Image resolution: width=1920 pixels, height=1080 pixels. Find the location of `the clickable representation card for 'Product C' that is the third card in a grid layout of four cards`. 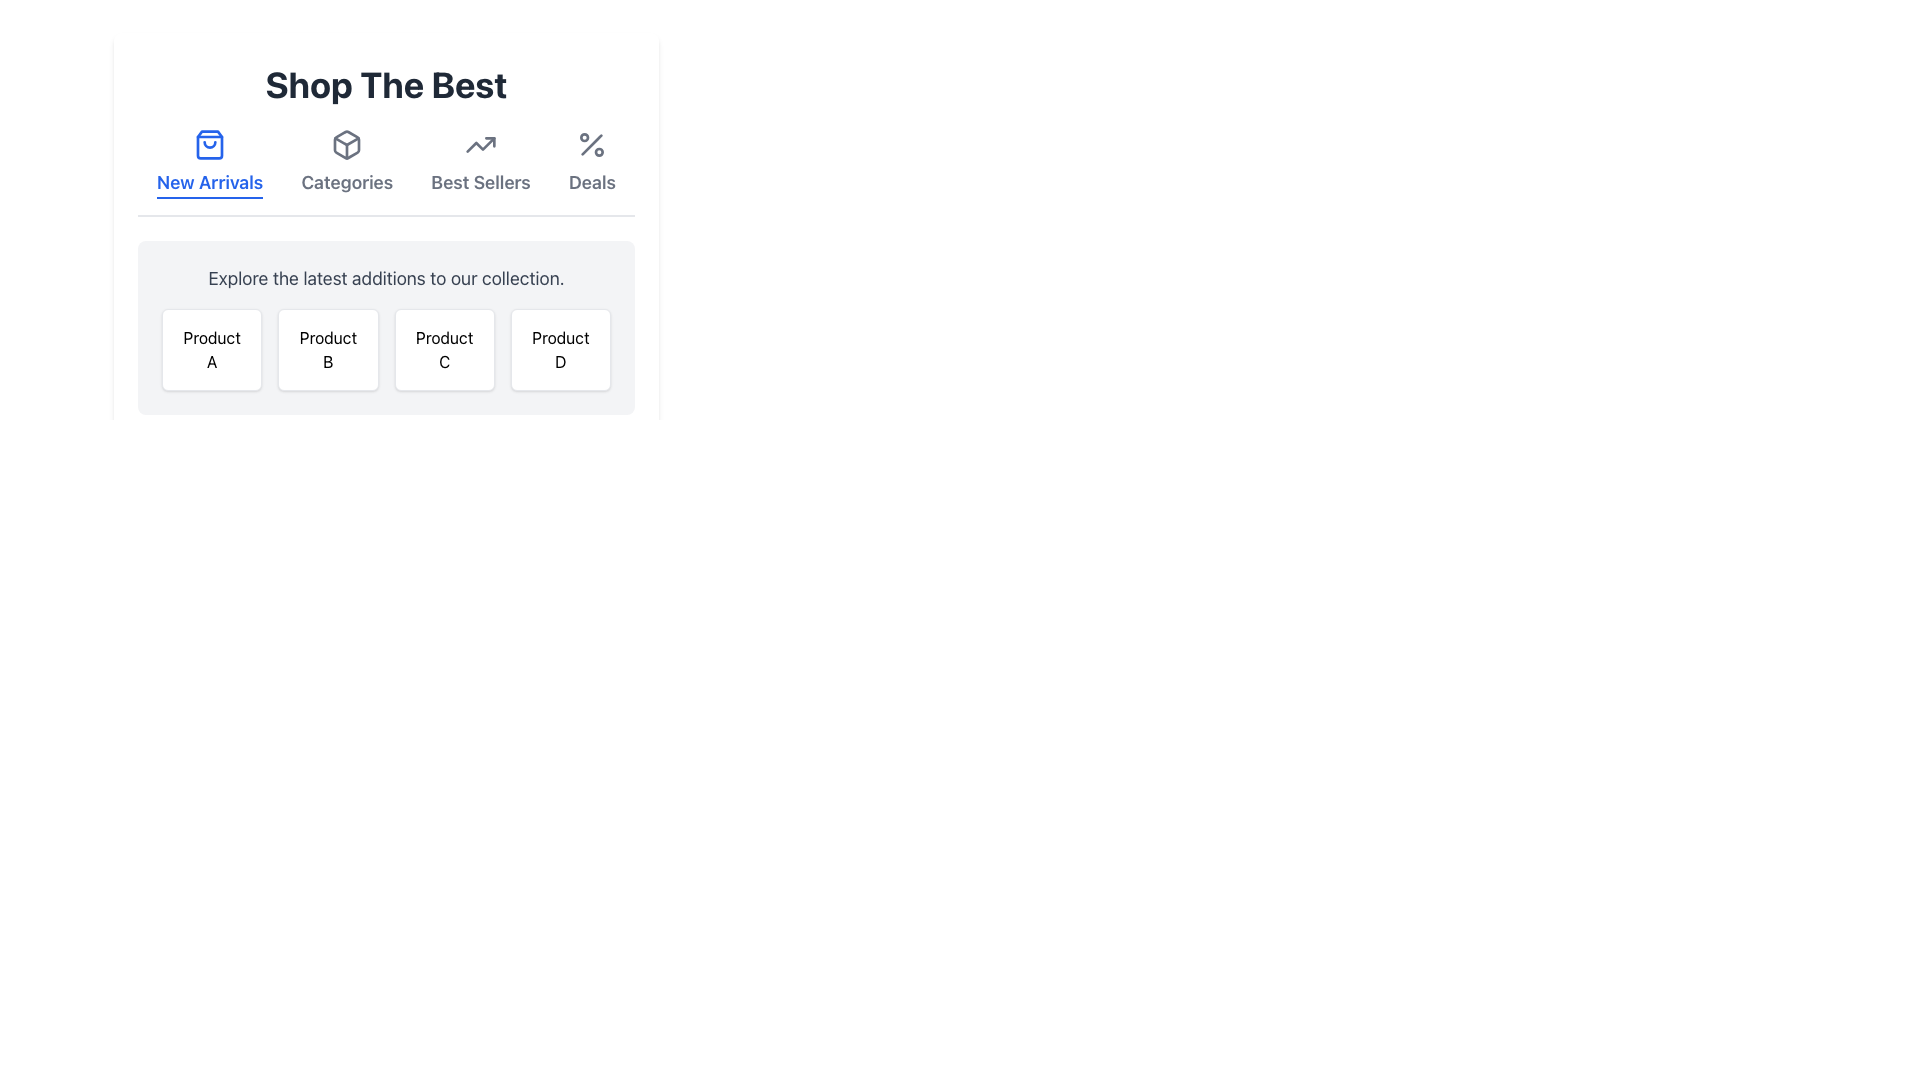

the clickable representation card for 'Product C' that is the third card in a grid layout of four cards is located at coordinates (443, 349).